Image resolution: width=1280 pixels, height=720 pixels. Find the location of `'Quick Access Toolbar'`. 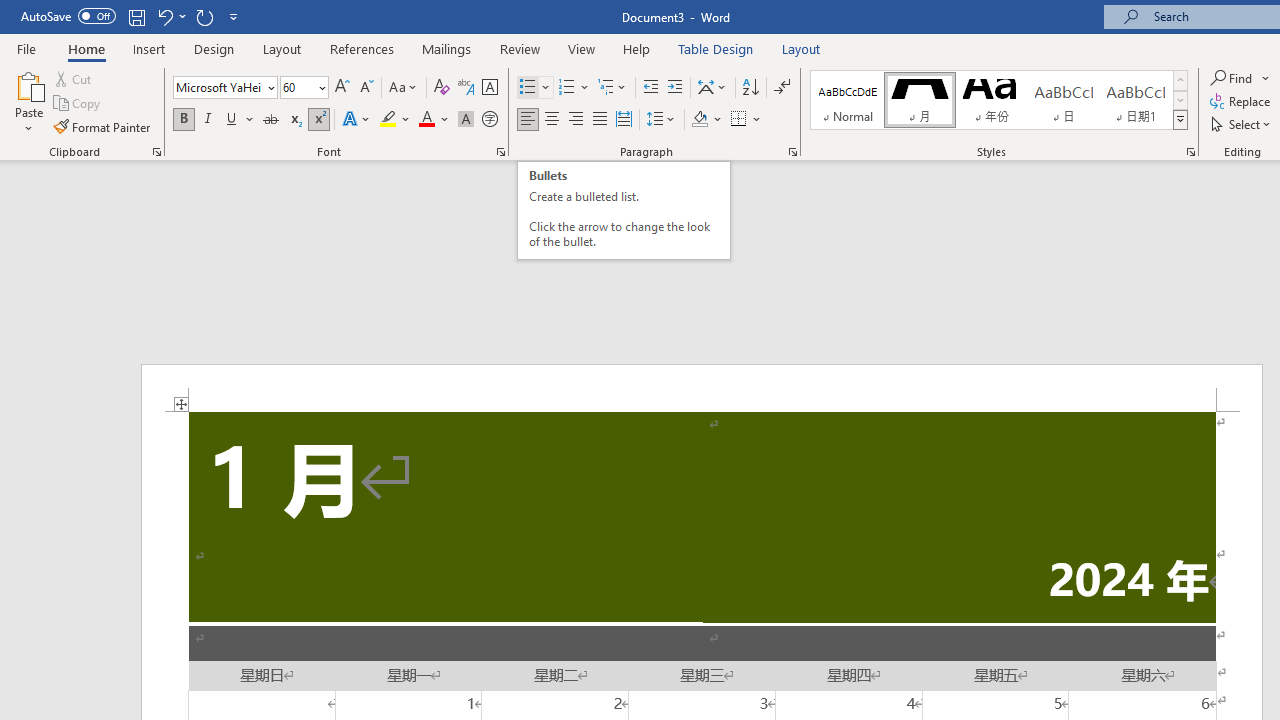

'Quick Access Toolbar' is located at coordinates (130, 16).